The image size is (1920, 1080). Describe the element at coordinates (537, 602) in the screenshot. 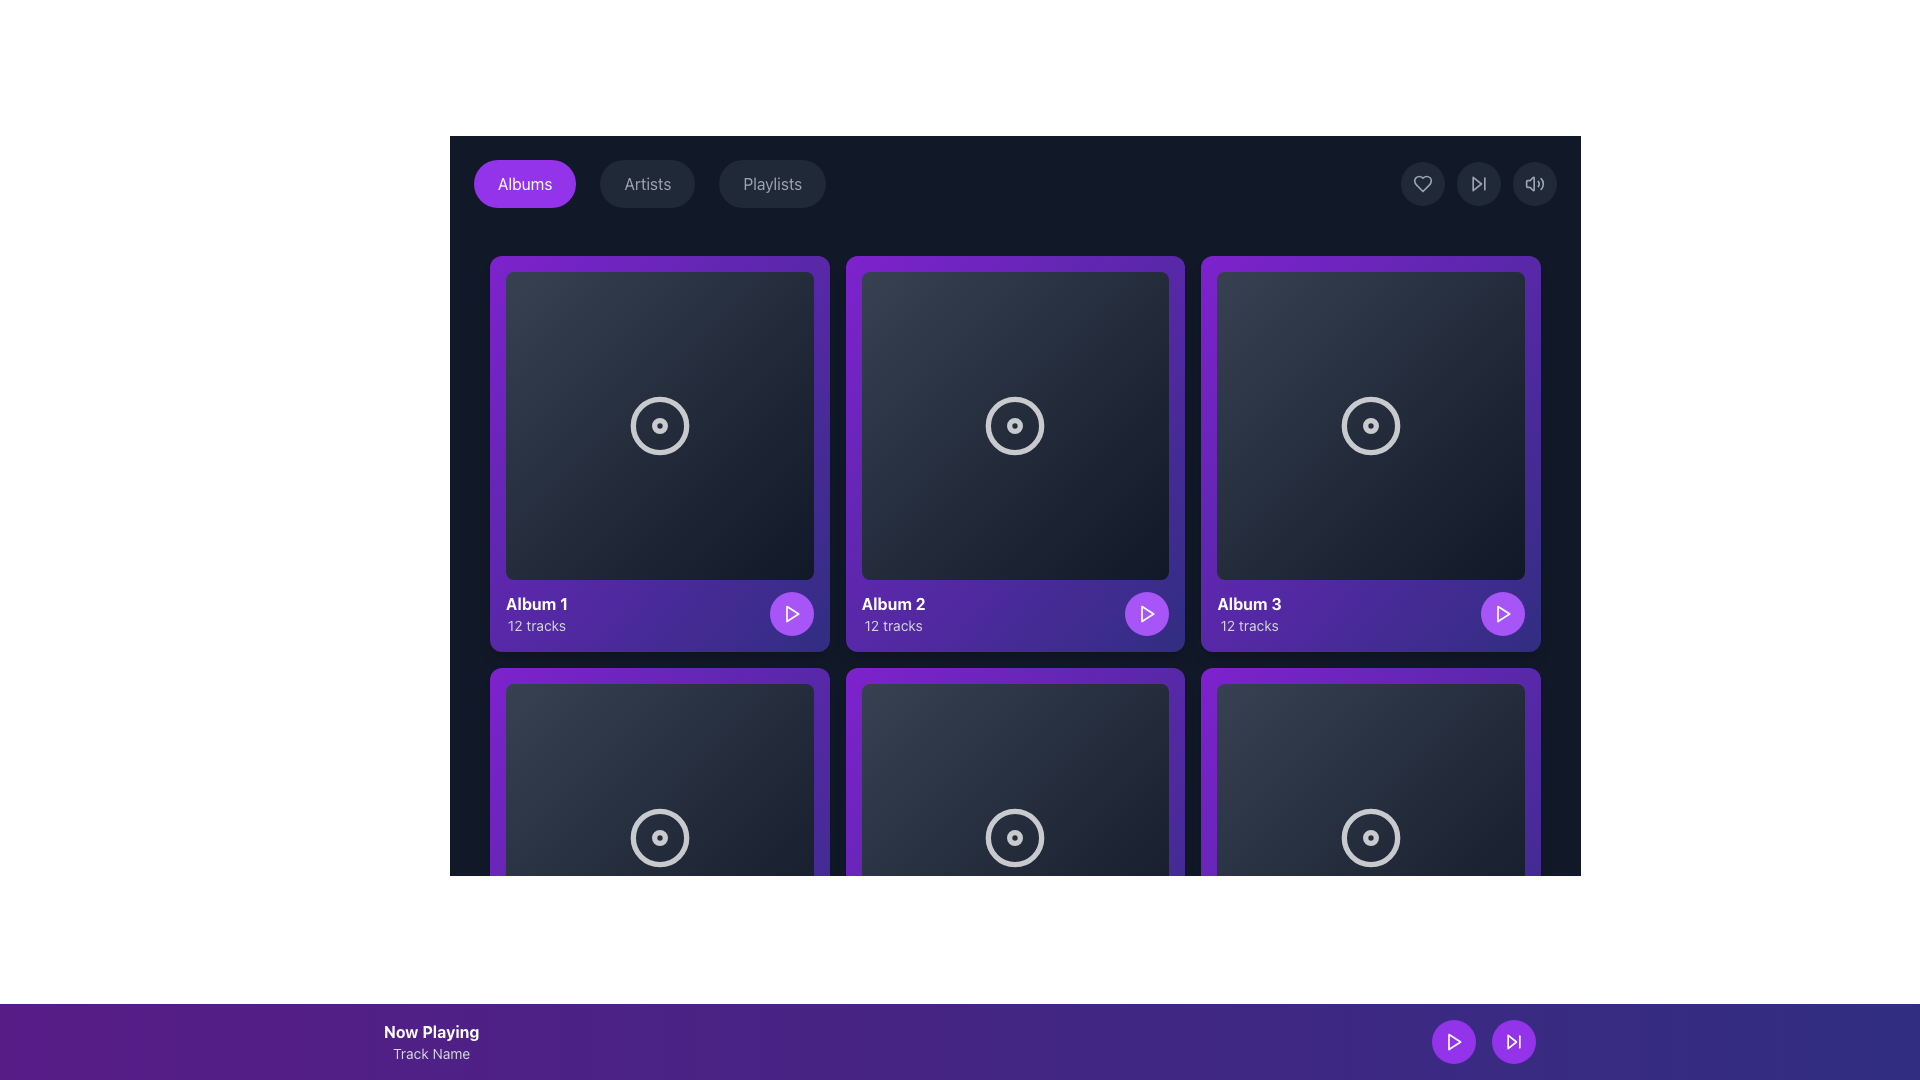

I see `text label that serves as the title for the album item located in the lower-left portion of the interface, specifically in the first cell of the grid layout` at that location.